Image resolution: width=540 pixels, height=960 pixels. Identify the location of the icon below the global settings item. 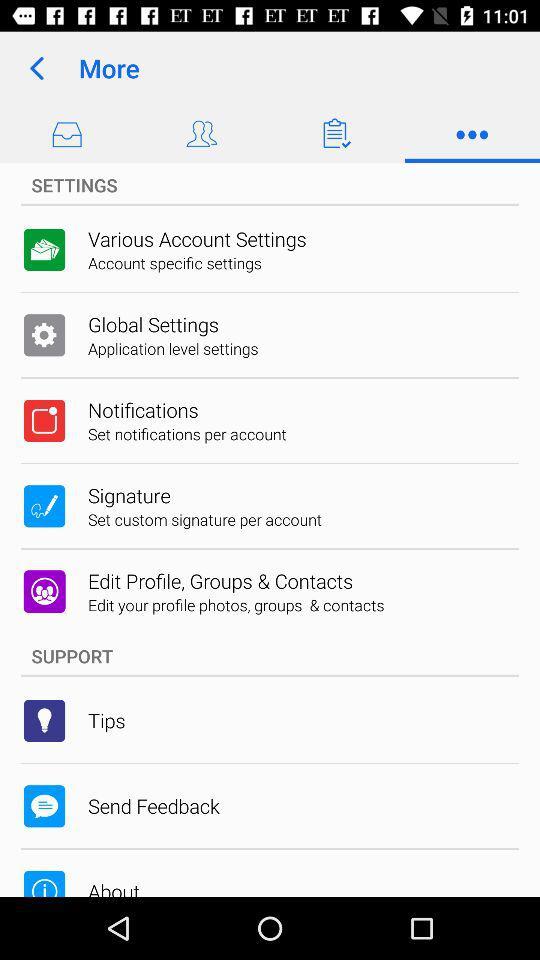
(173, 348).